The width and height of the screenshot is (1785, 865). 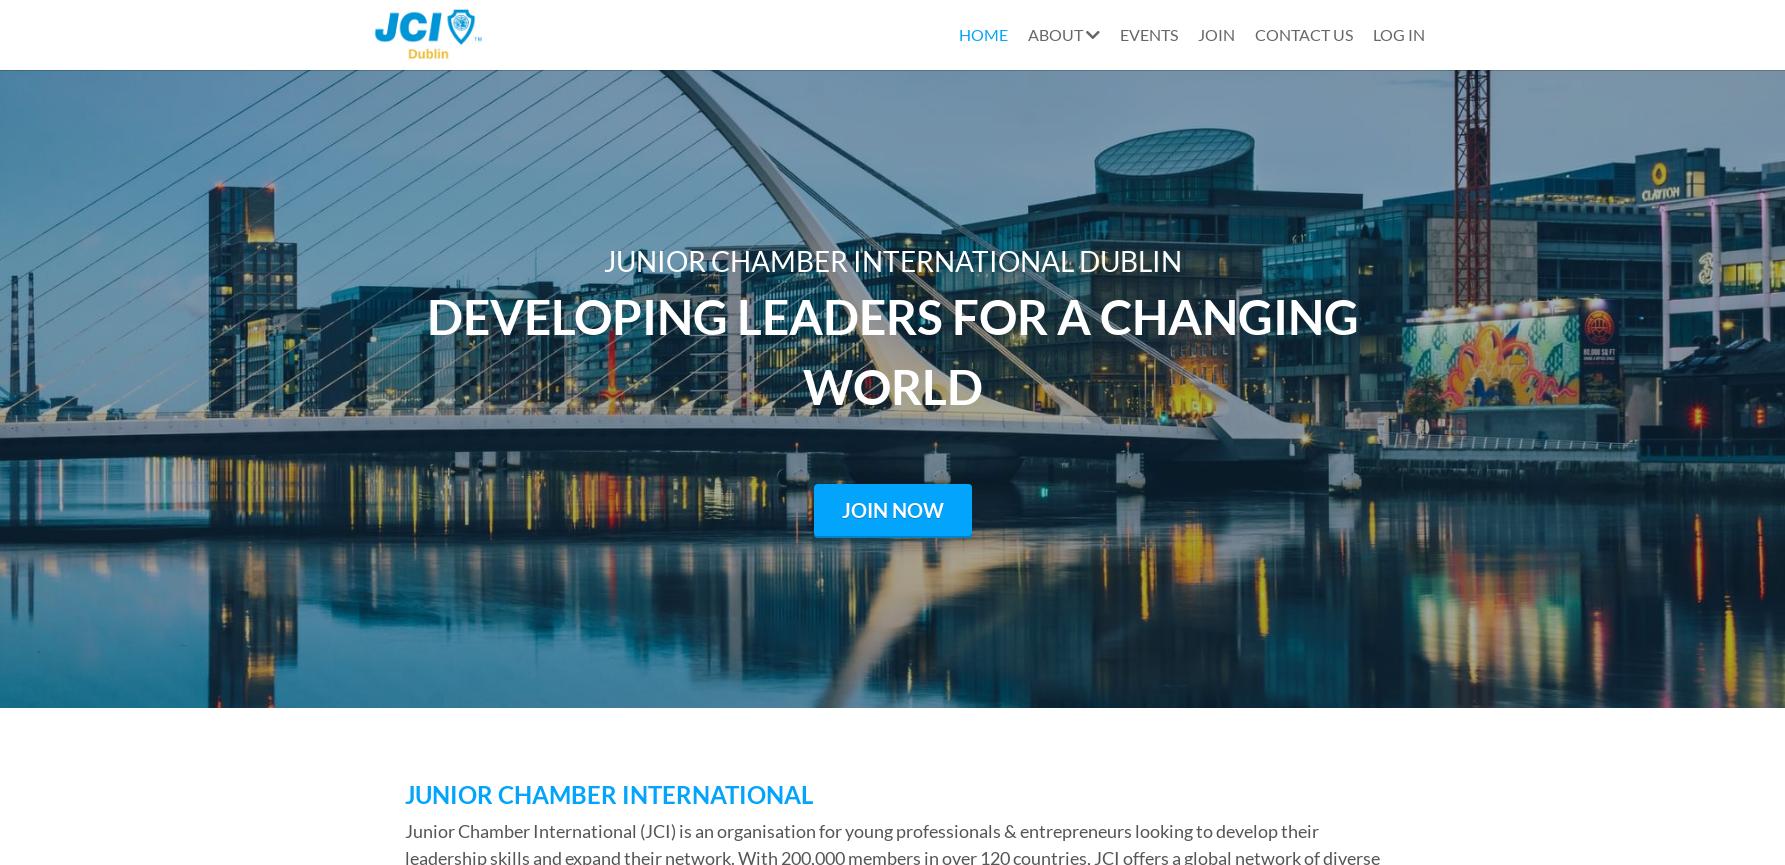 I want to click on 'LOG IN', so click(x=1398, y=34).